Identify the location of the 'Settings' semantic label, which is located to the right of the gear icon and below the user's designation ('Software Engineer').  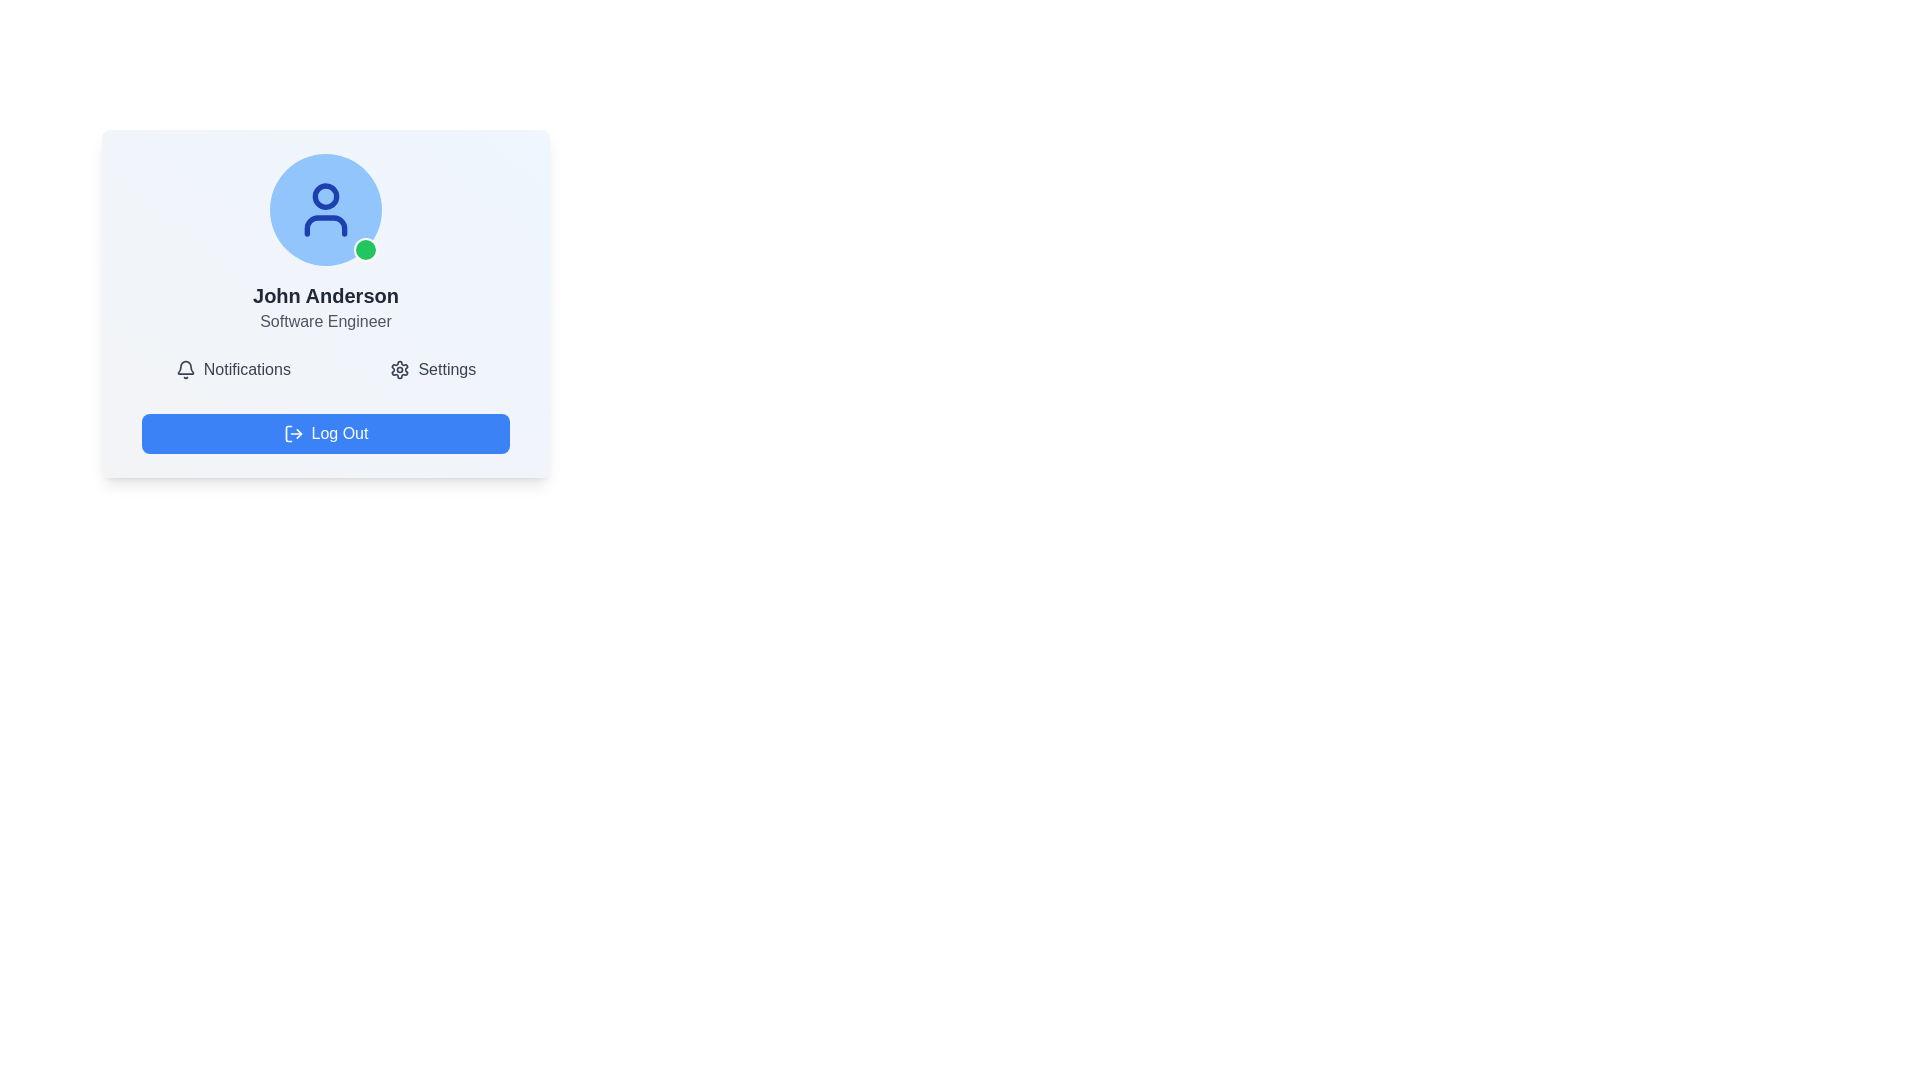
(446, 370).